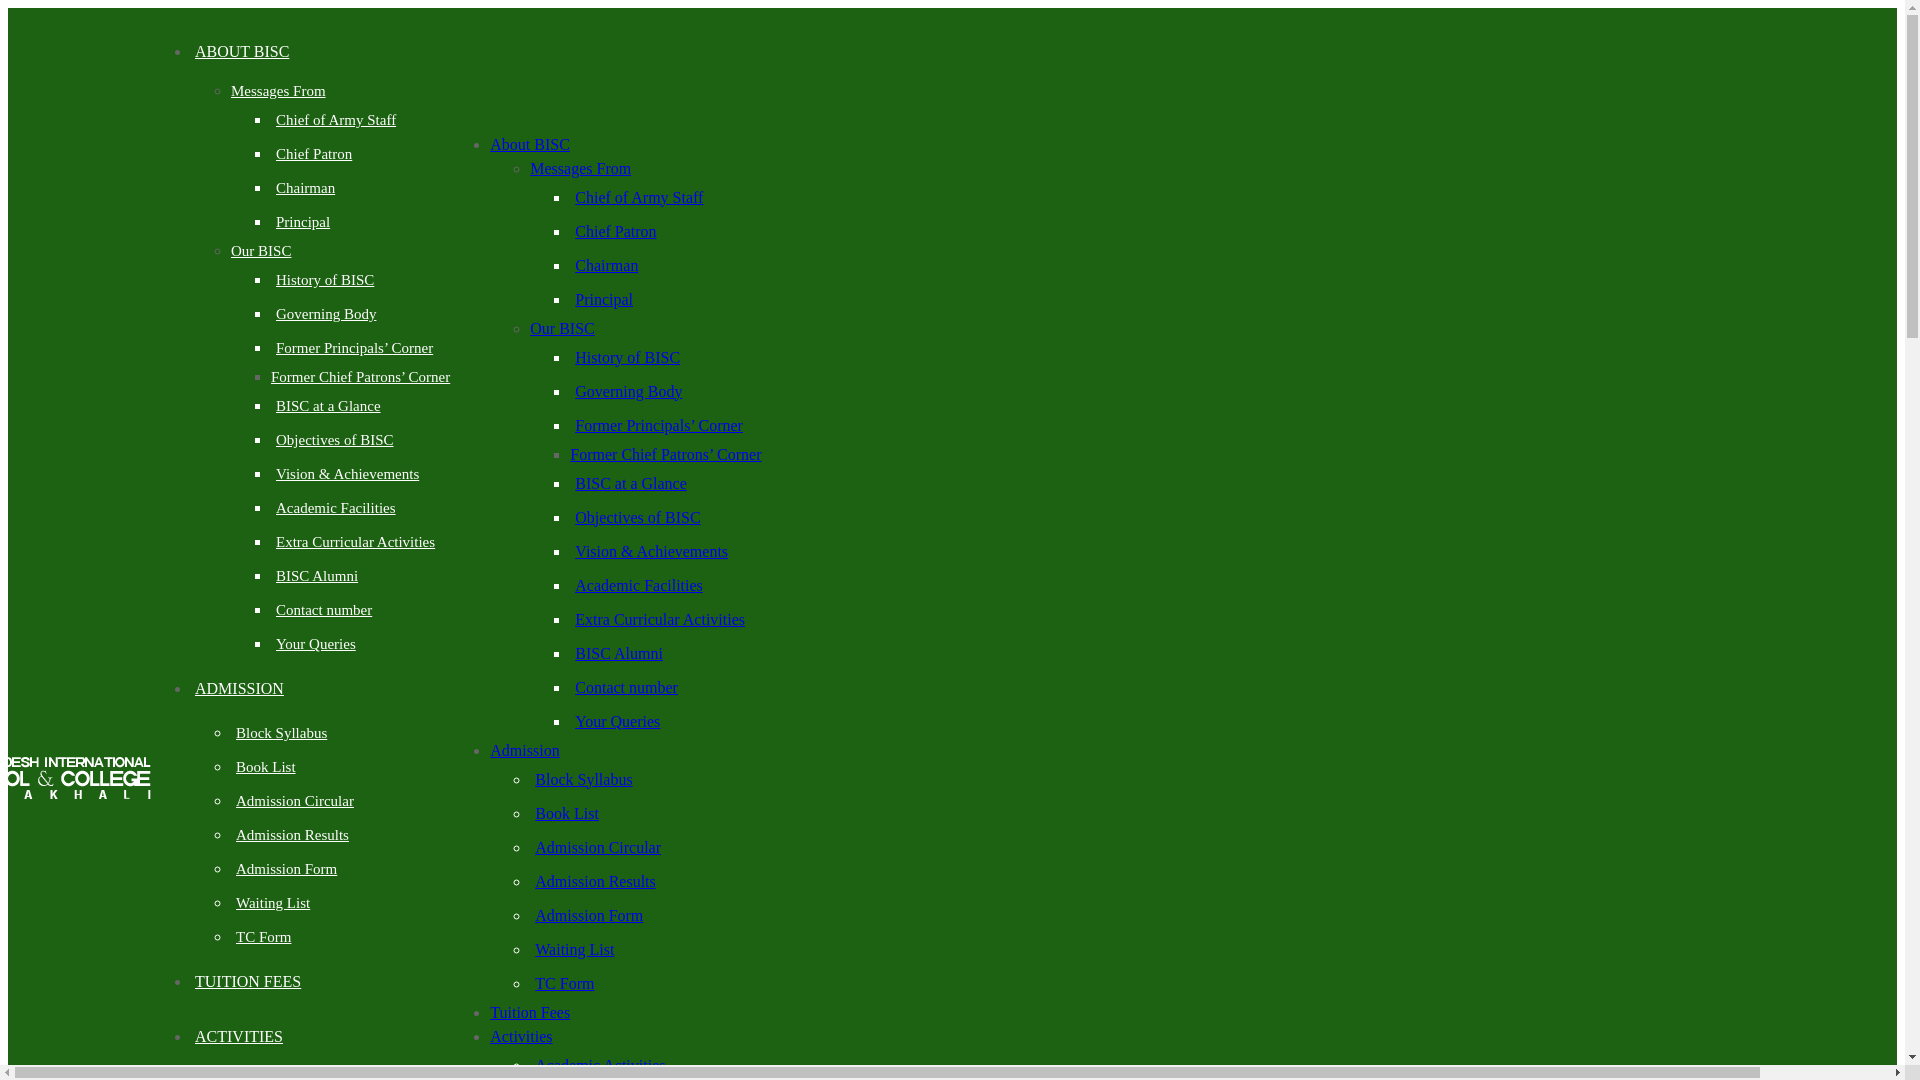 The width and height of the screenshot is (1920, 1080). What do you see at coordinates (235, 766) in the screenshot?
I see `'Book List'` at bounding box center [235, 766].